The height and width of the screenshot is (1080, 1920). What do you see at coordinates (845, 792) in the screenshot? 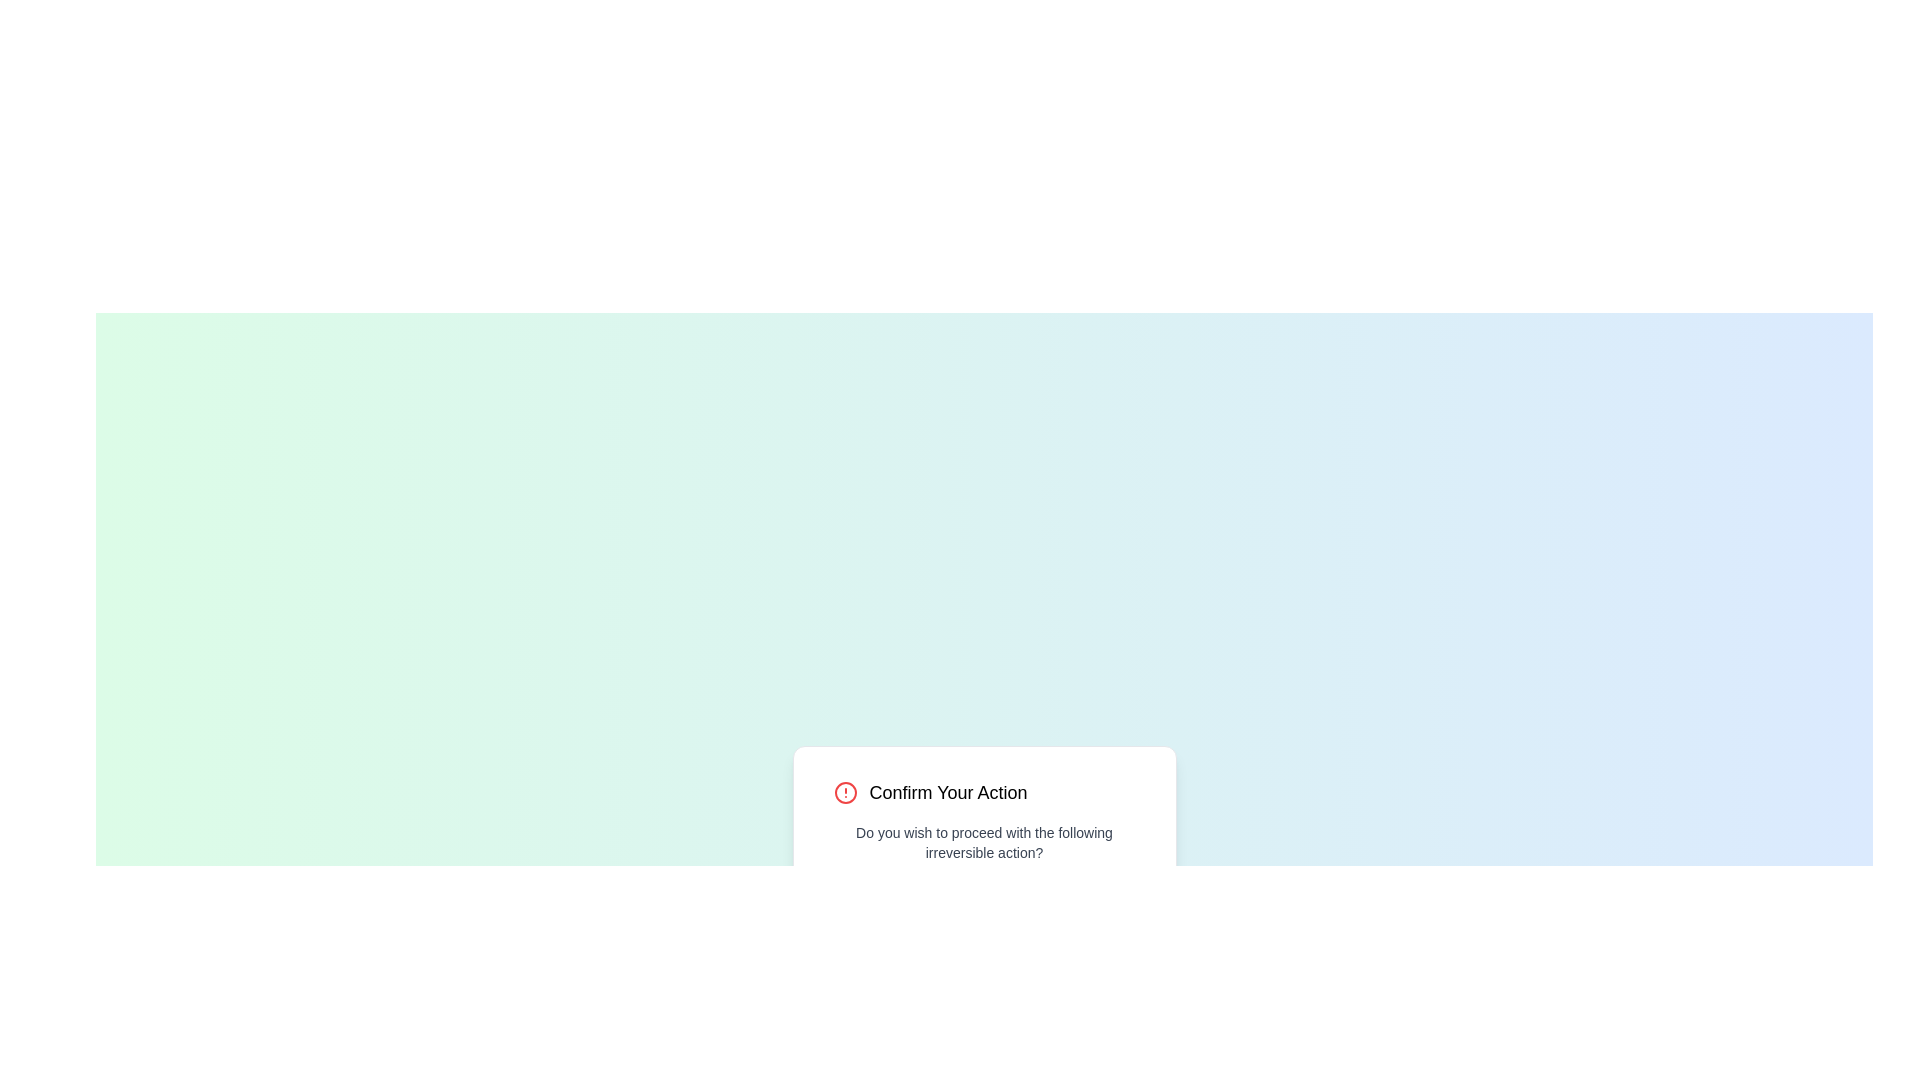
I see `the alert icon located to the left of the 'Confirm Your Action' text` at bounding box center [845, 792].